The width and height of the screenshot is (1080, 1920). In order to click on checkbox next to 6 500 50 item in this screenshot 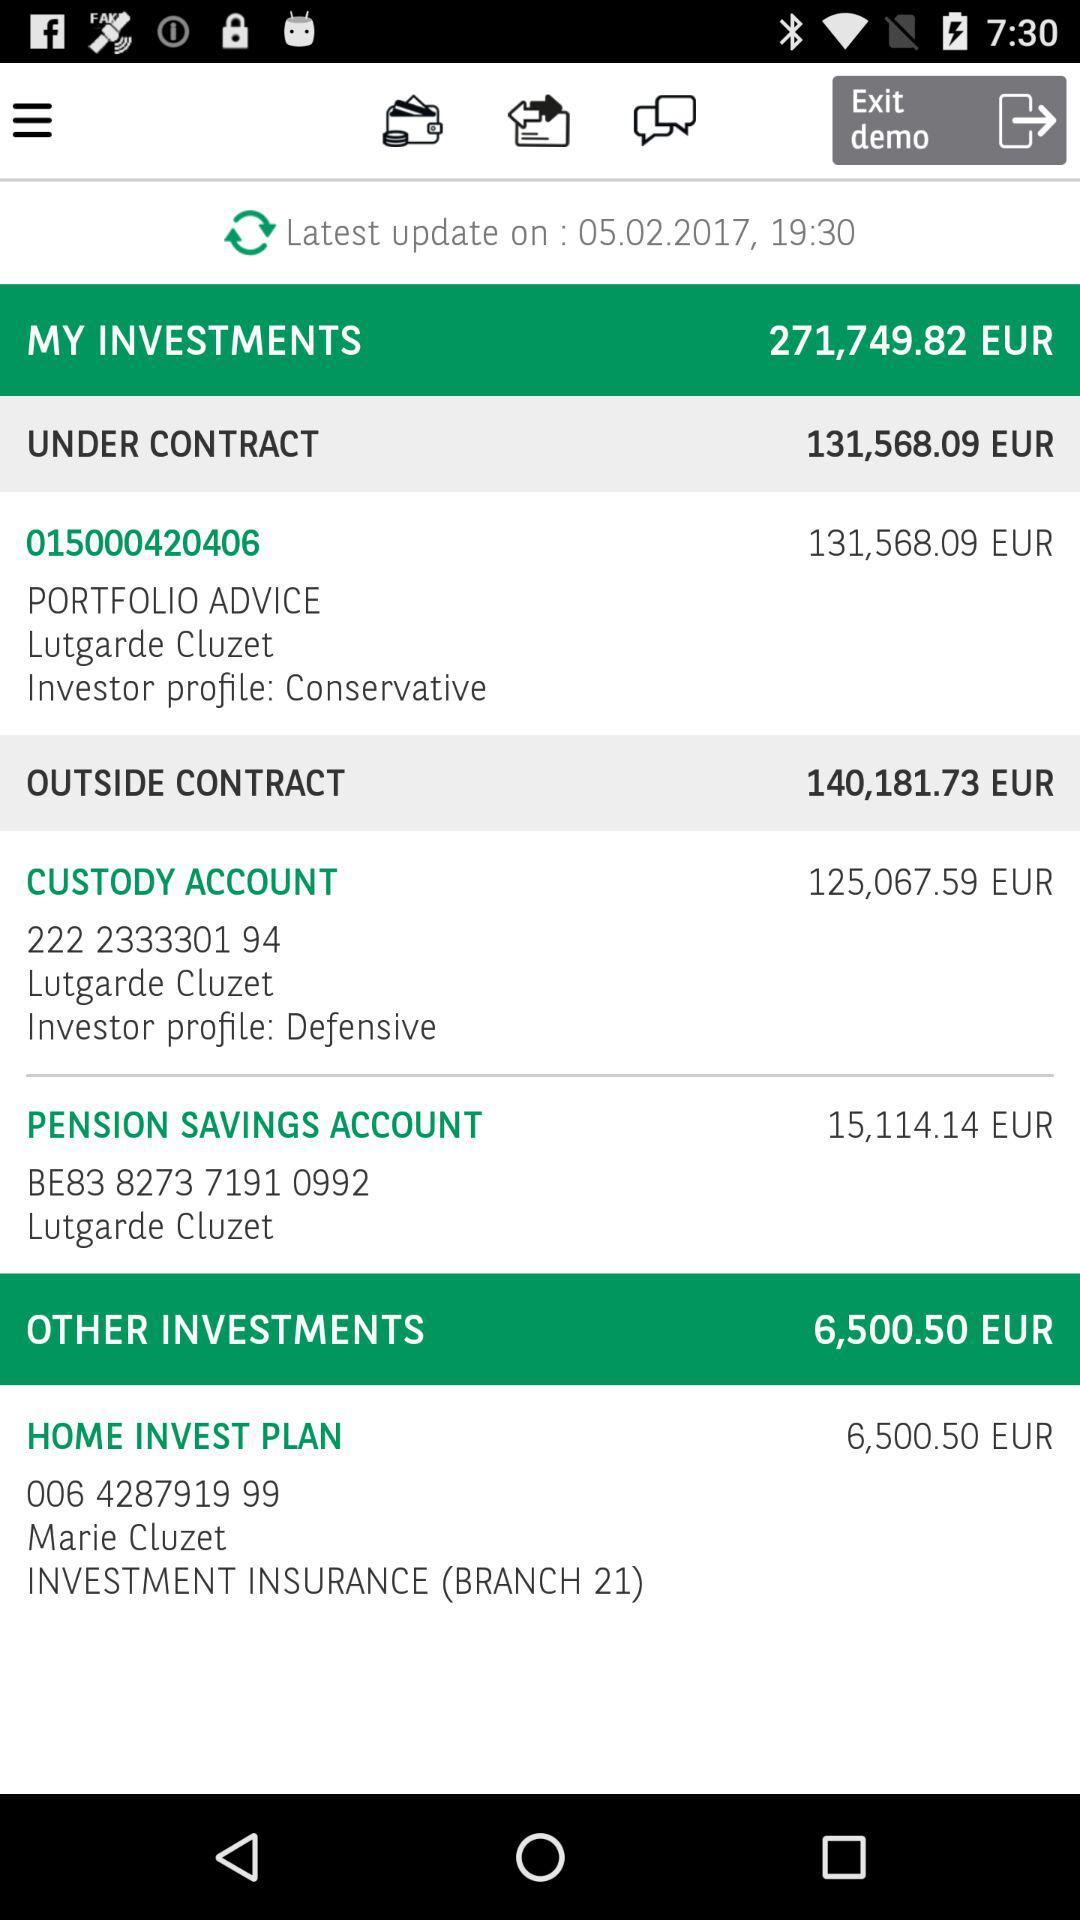, I will do `click(152, 1493)`.